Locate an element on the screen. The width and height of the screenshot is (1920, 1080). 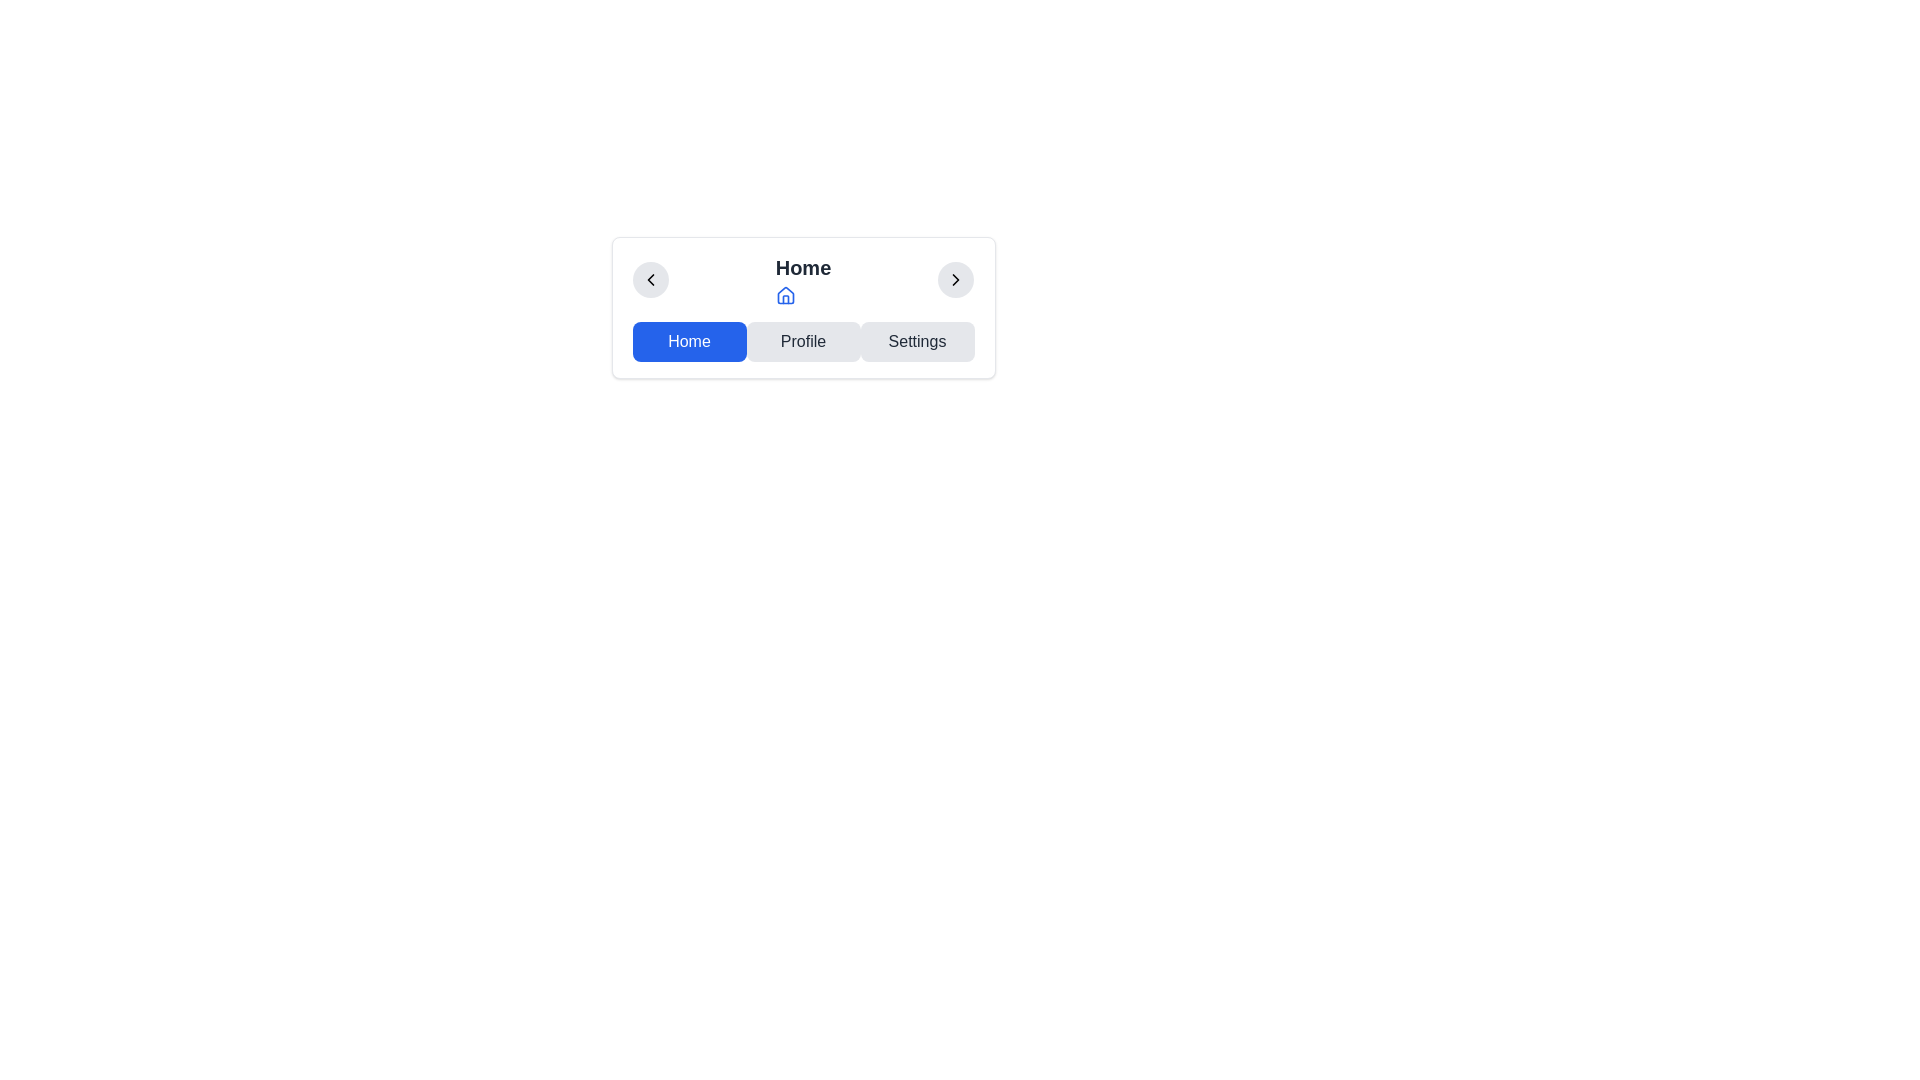
the small chevron icon with a black outline located within the circular gray button on the far right side of the row containing the 'Home' text is located at coordinates (955, 280).